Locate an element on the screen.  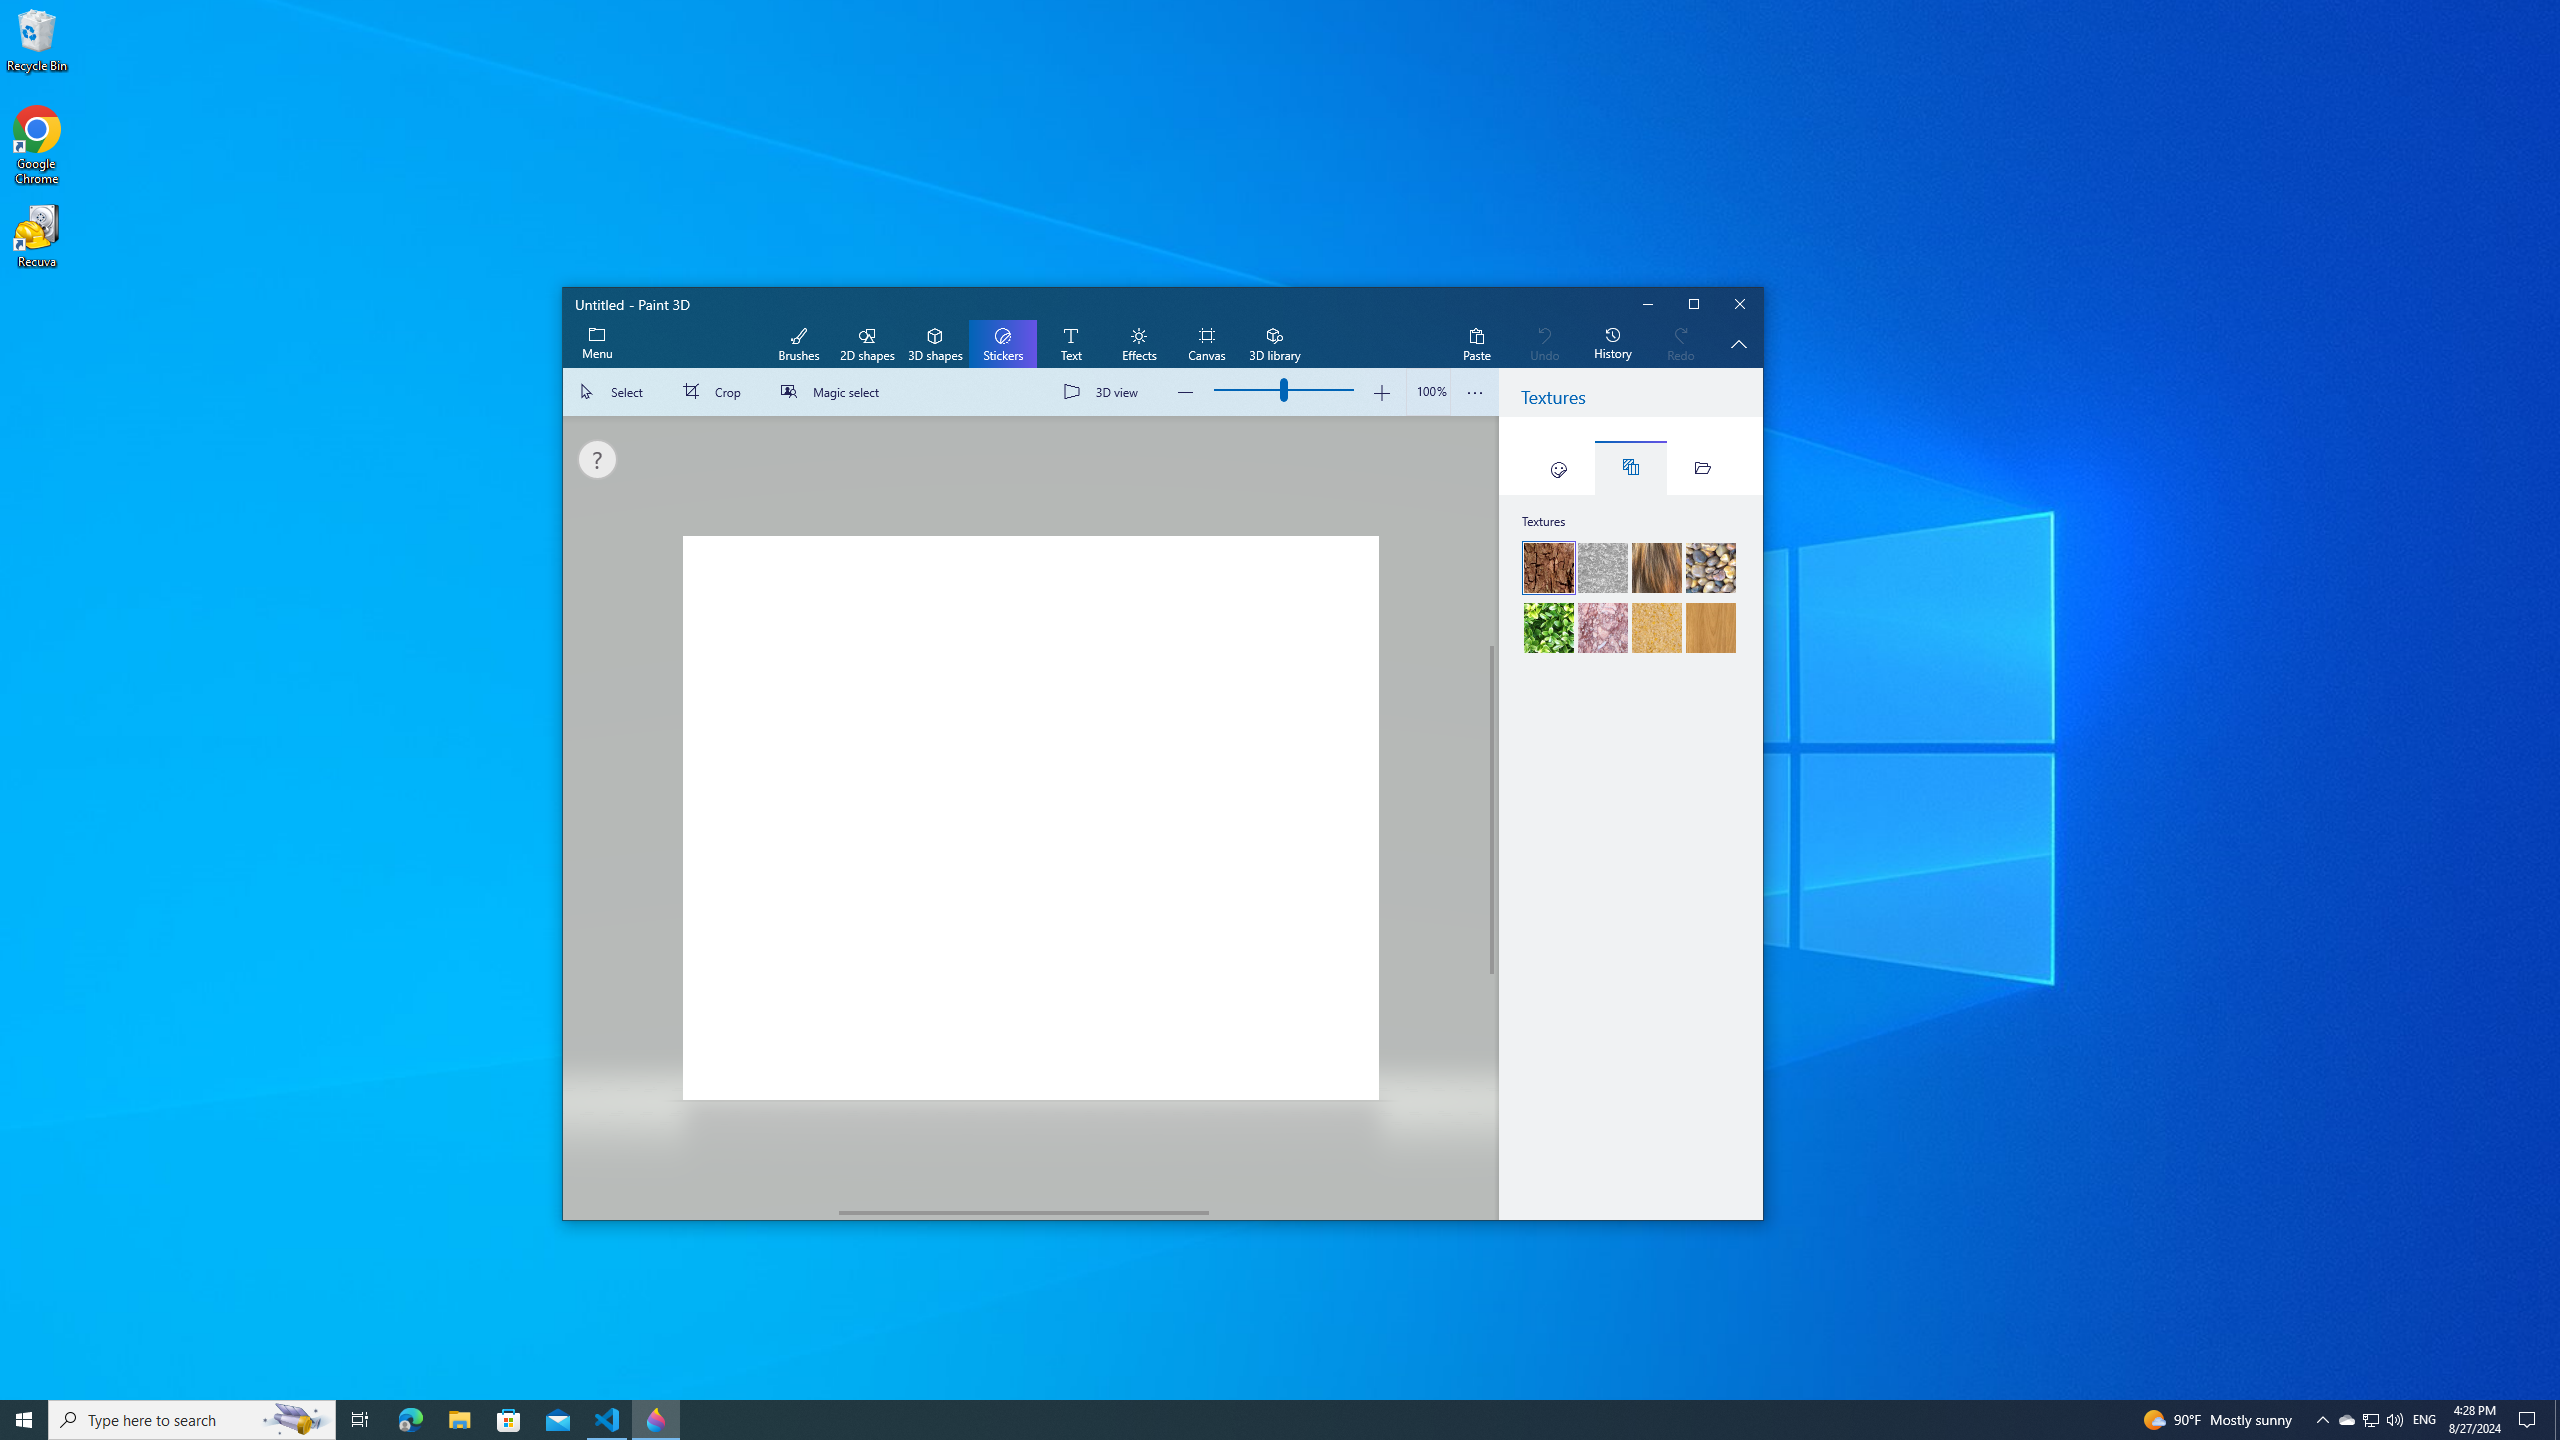
'View more options' is located at coordinates (1475, 391).